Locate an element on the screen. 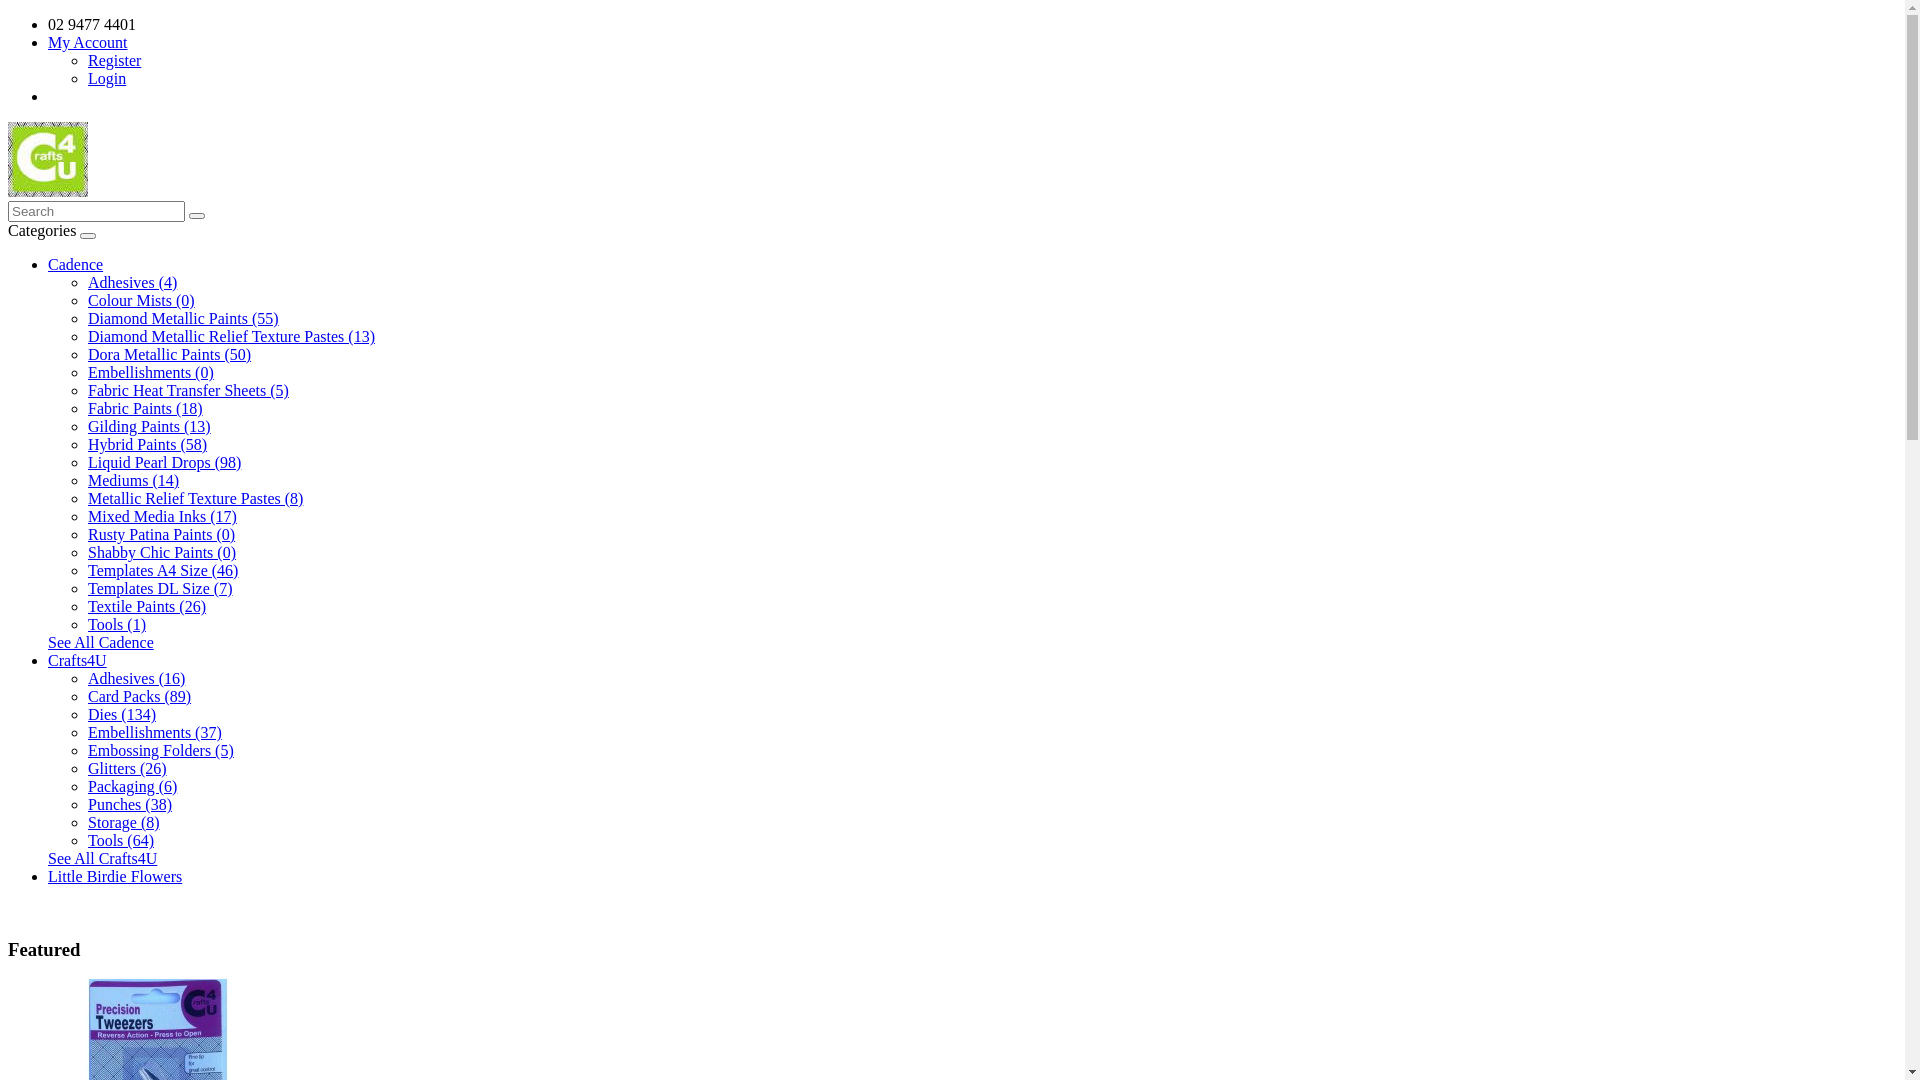  'Embossing Folders (5)' is located at coordinates (161, 750).